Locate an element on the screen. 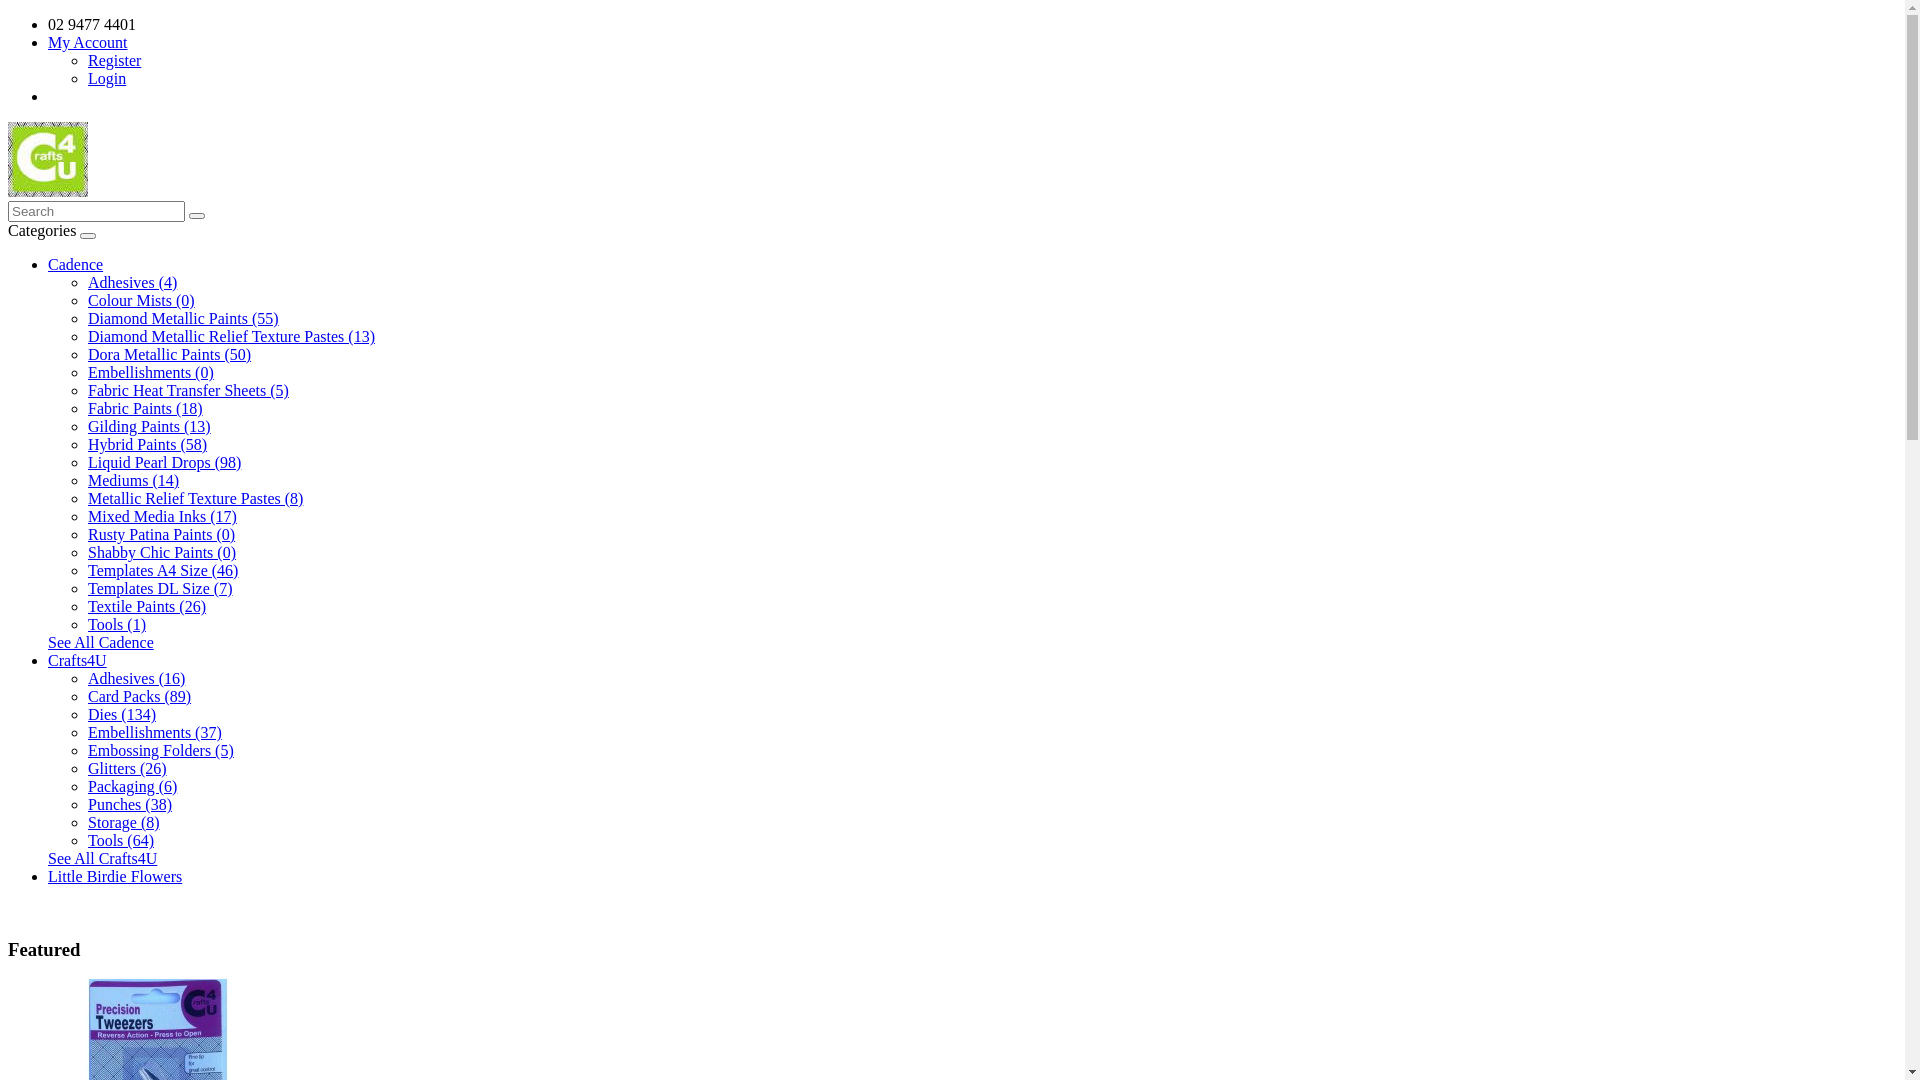  'Embossing Folders (5)' is located at coordinates (161, 750).